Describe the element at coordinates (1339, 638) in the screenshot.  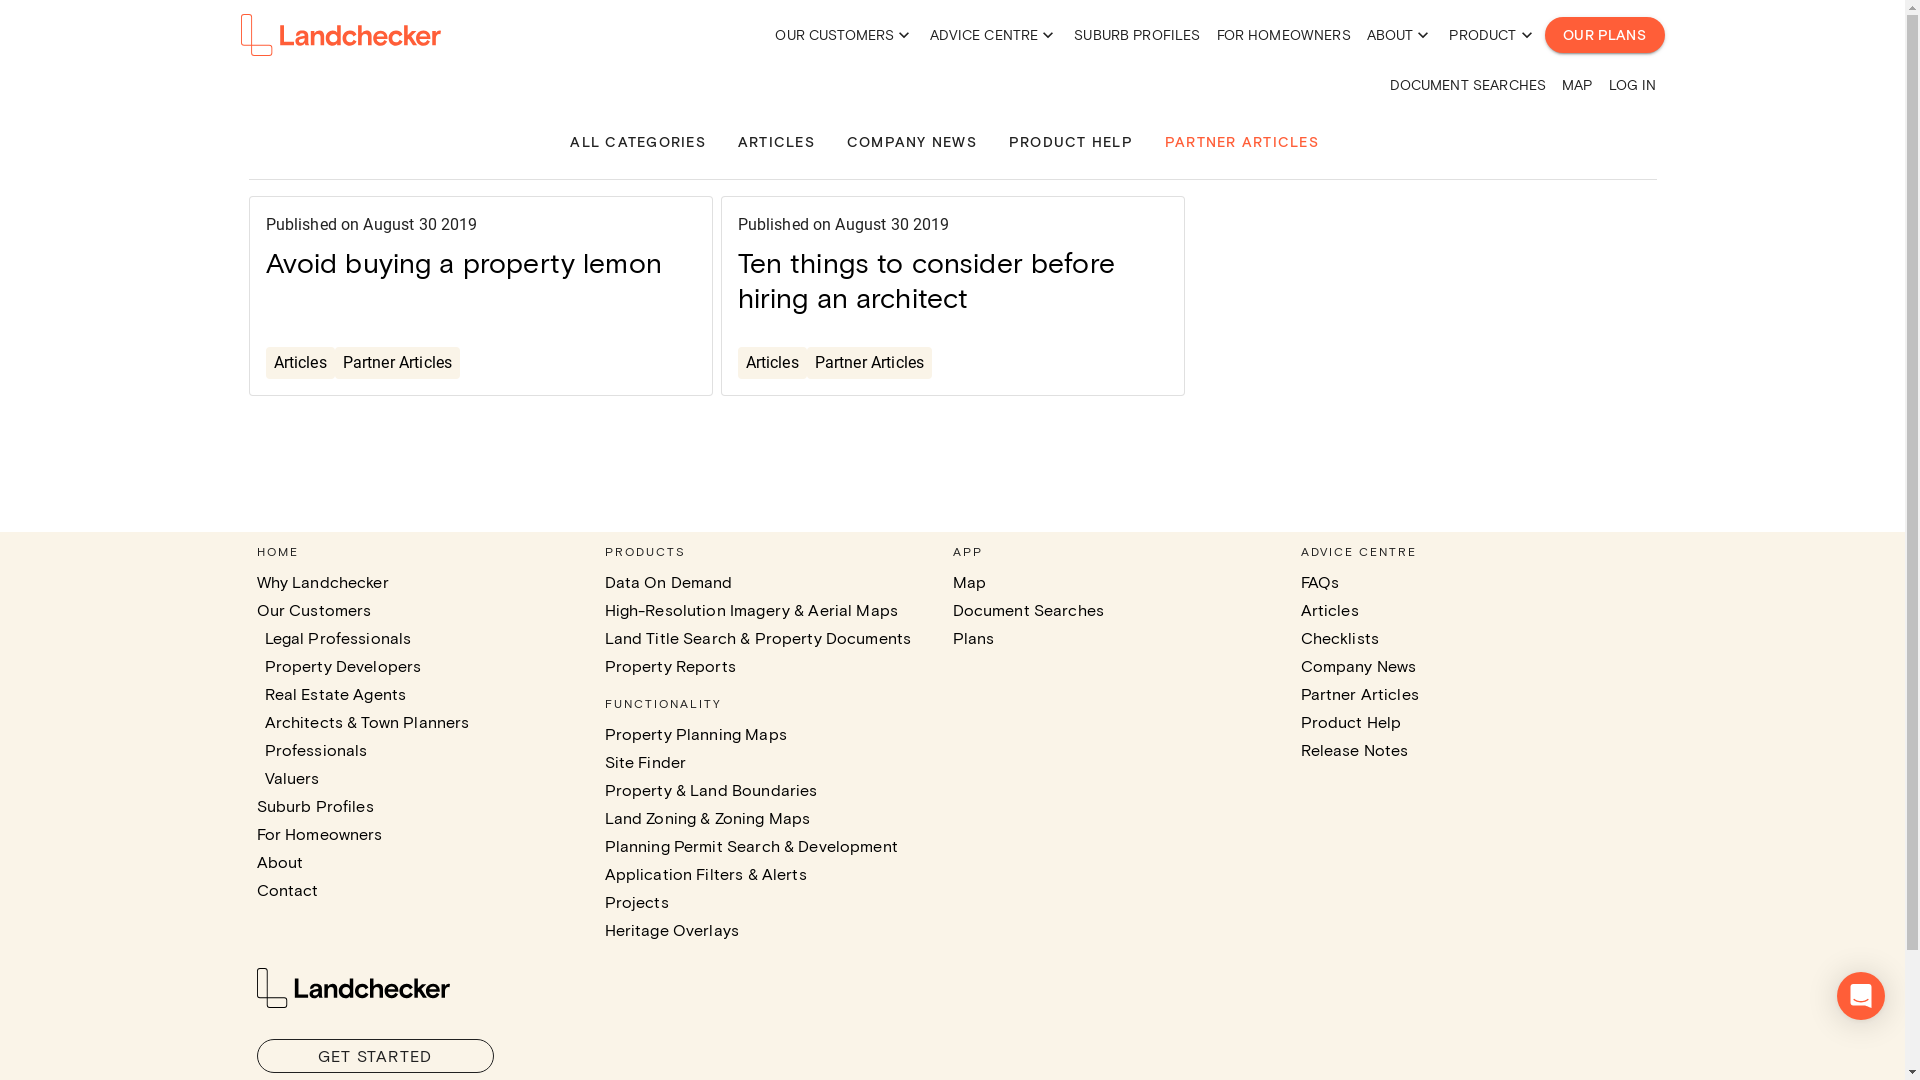
I see `'Checklists'` at that location.